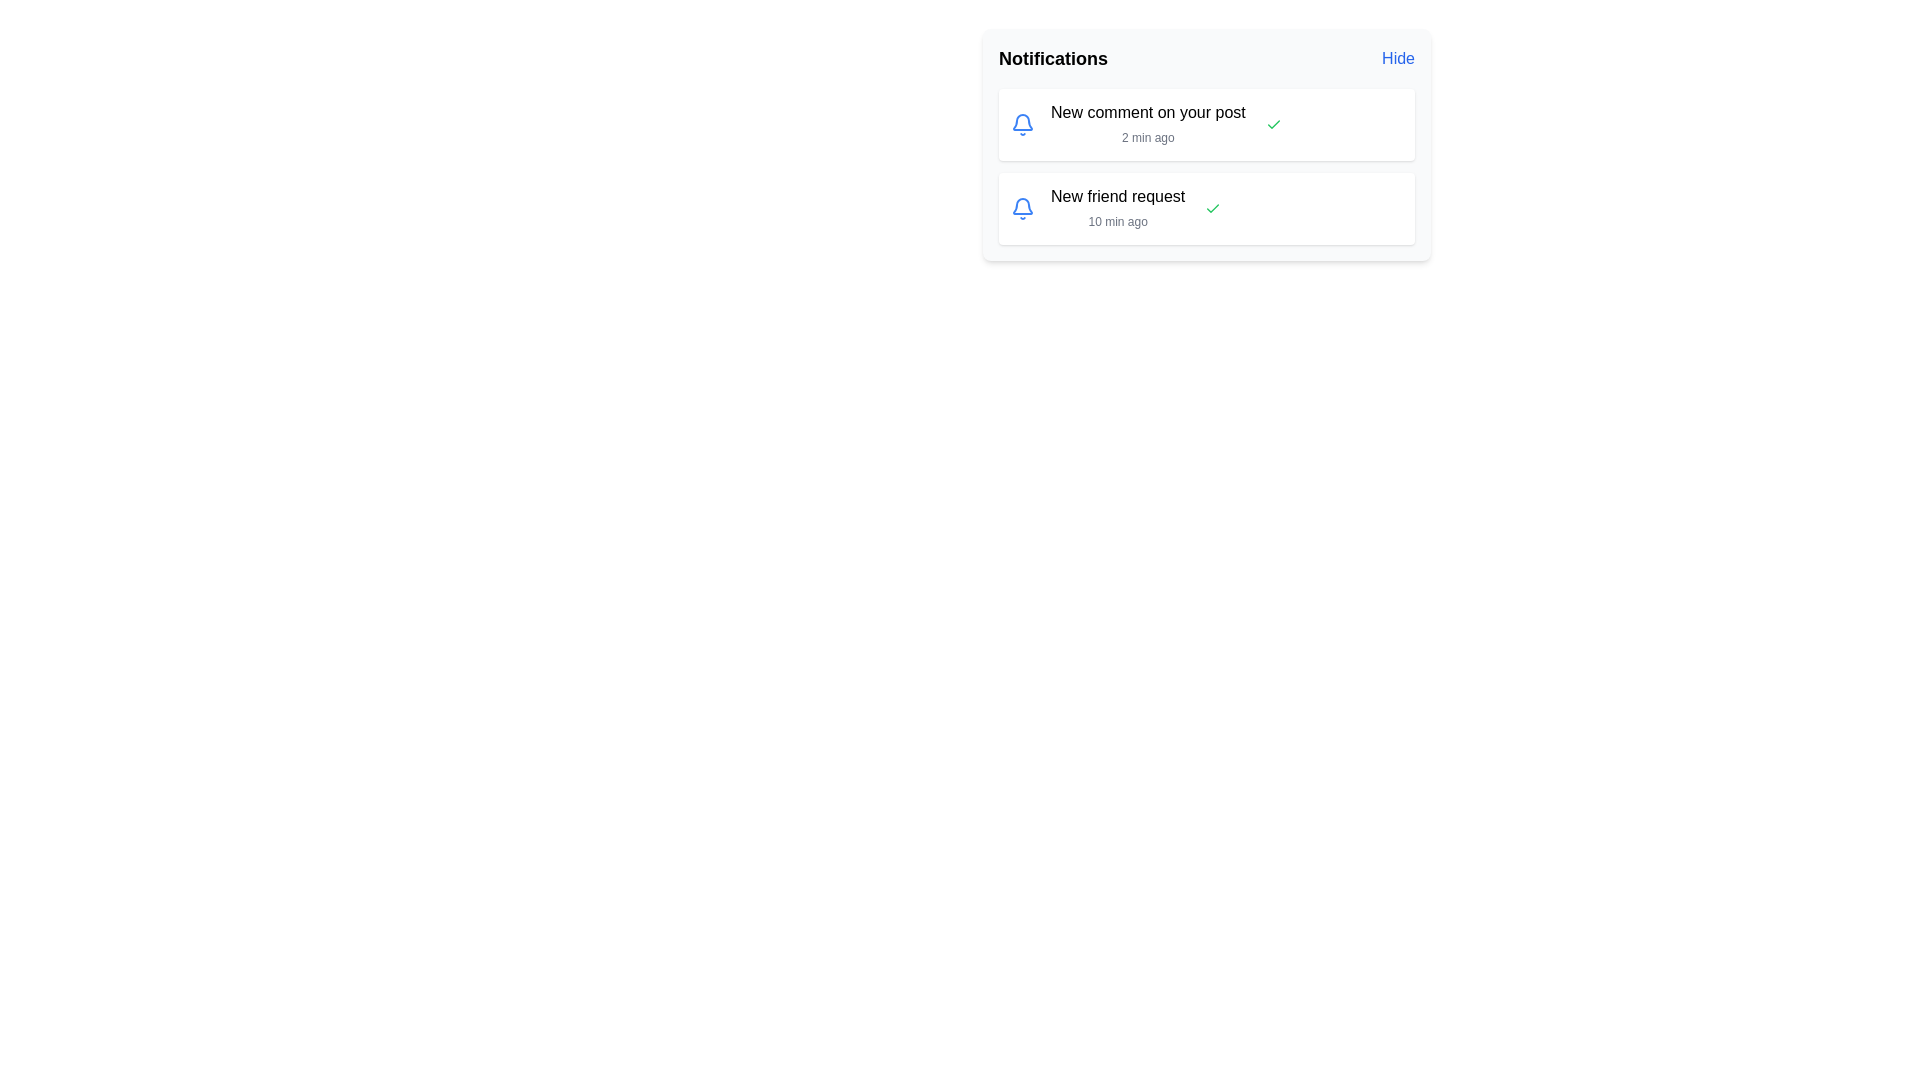 The height and width of the screenshot is (1080, 1920). What do you see at coordinates (1117, 222) in the screenshot?
I see `the text label displaying '10 min ago' located on the right side of the 'New friend request' notification in the notifications panel` at bounding box center [1117, 222].